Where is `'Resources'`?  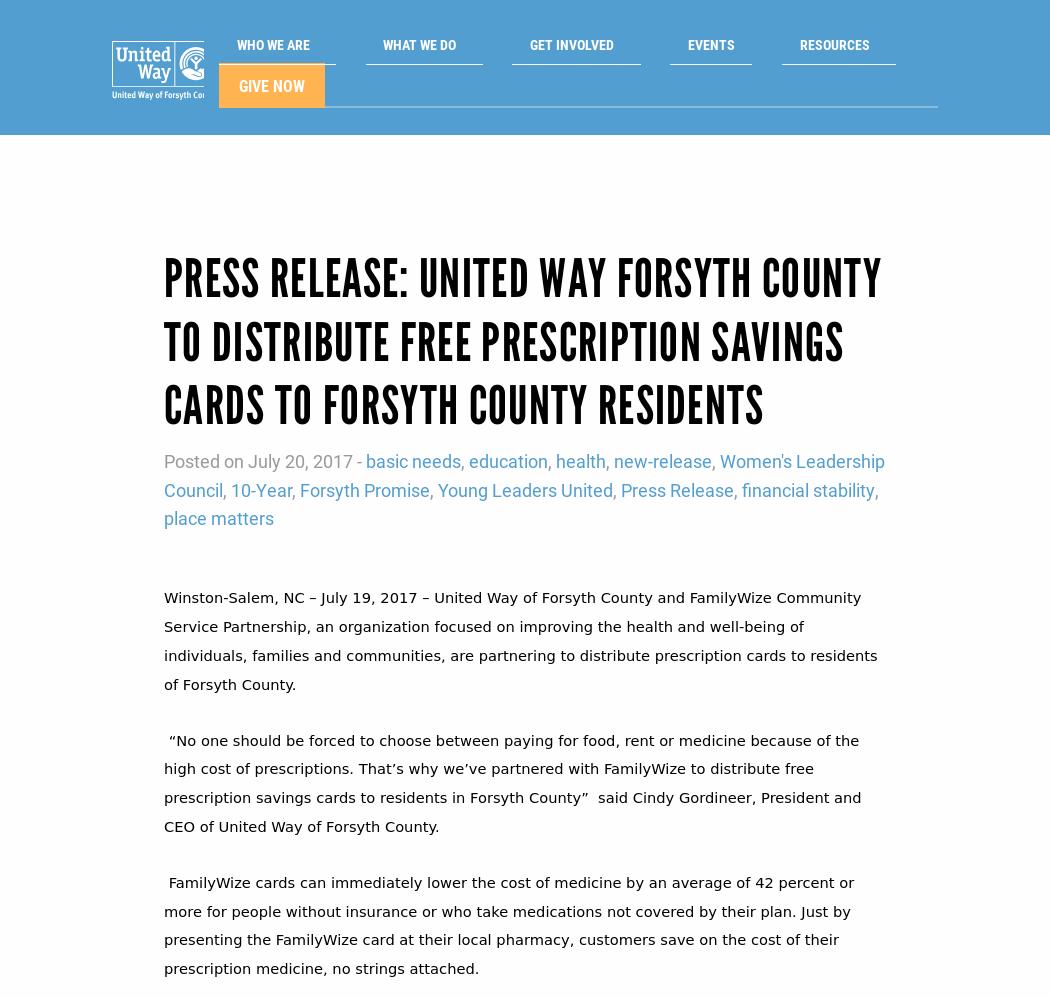
'Resources' is located at coordinates (769, 49).